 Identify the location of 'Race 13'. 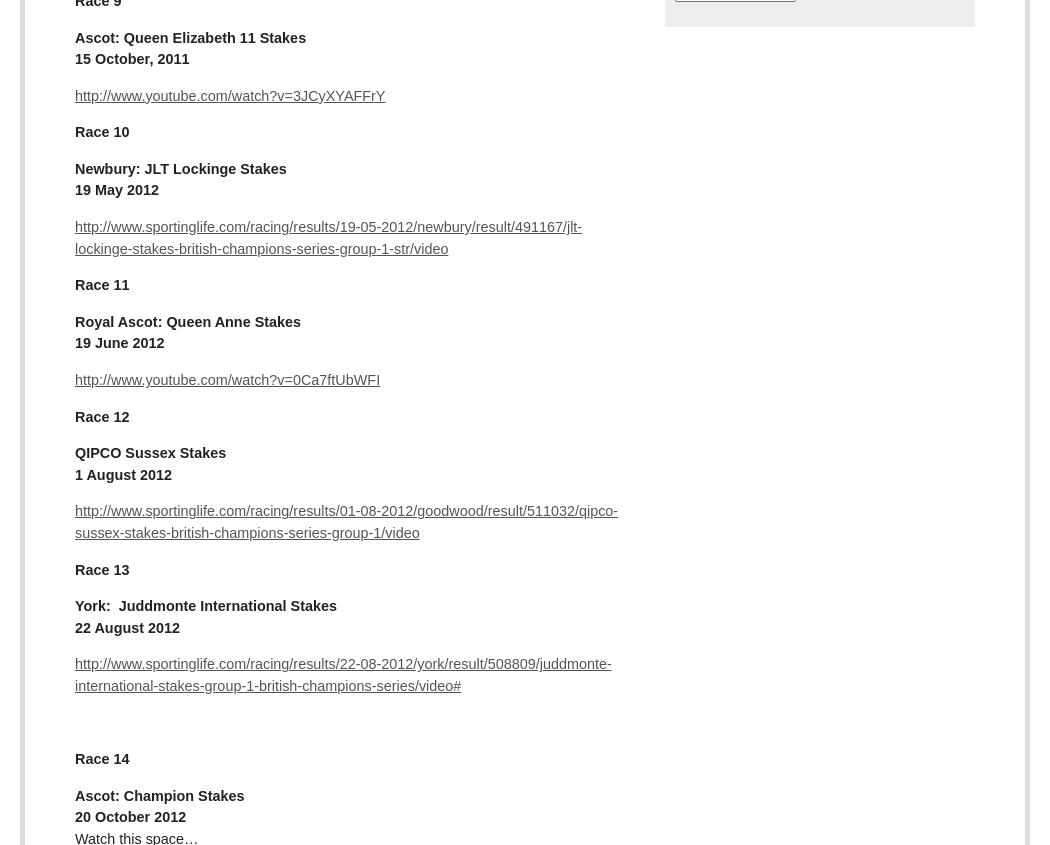
(101, 568).